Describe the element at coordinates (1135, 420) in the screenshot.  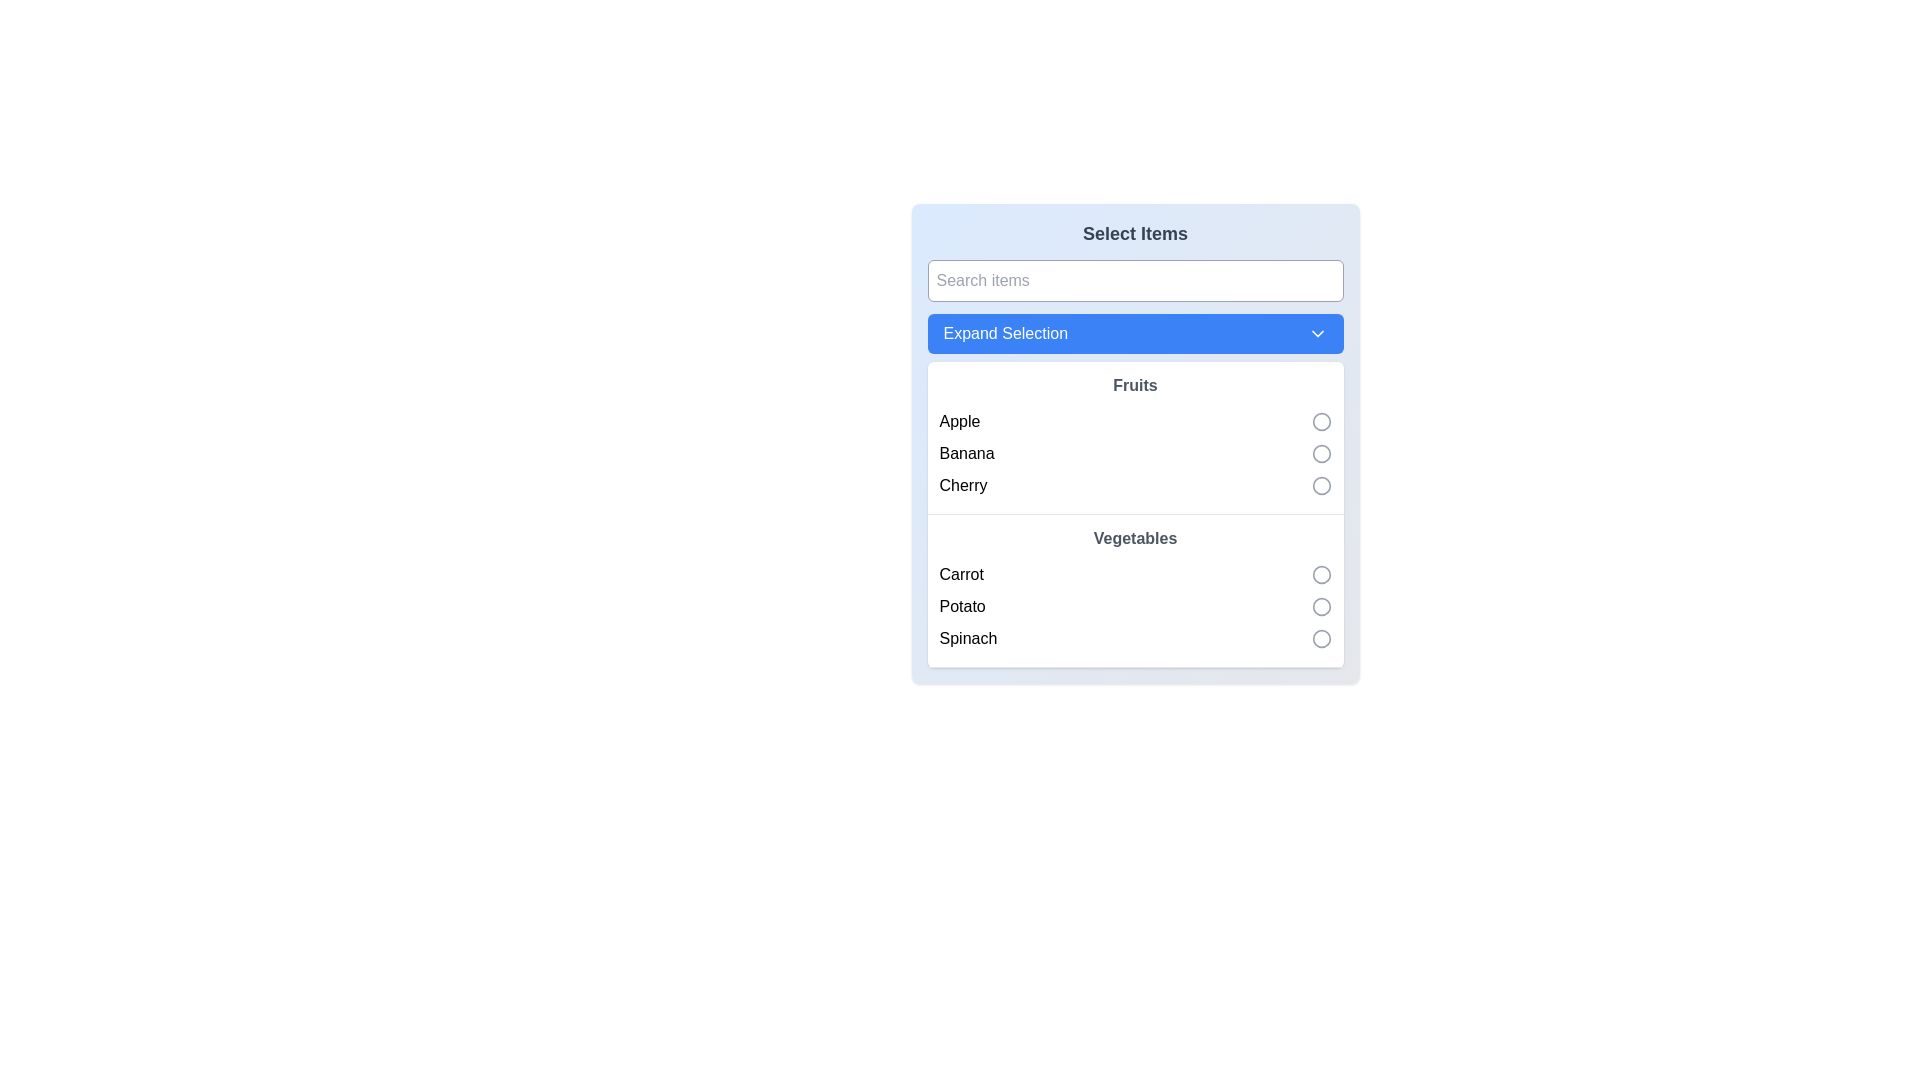
I see `the radio button labeled 'Apple' in the 'Fruits' group` at that location.